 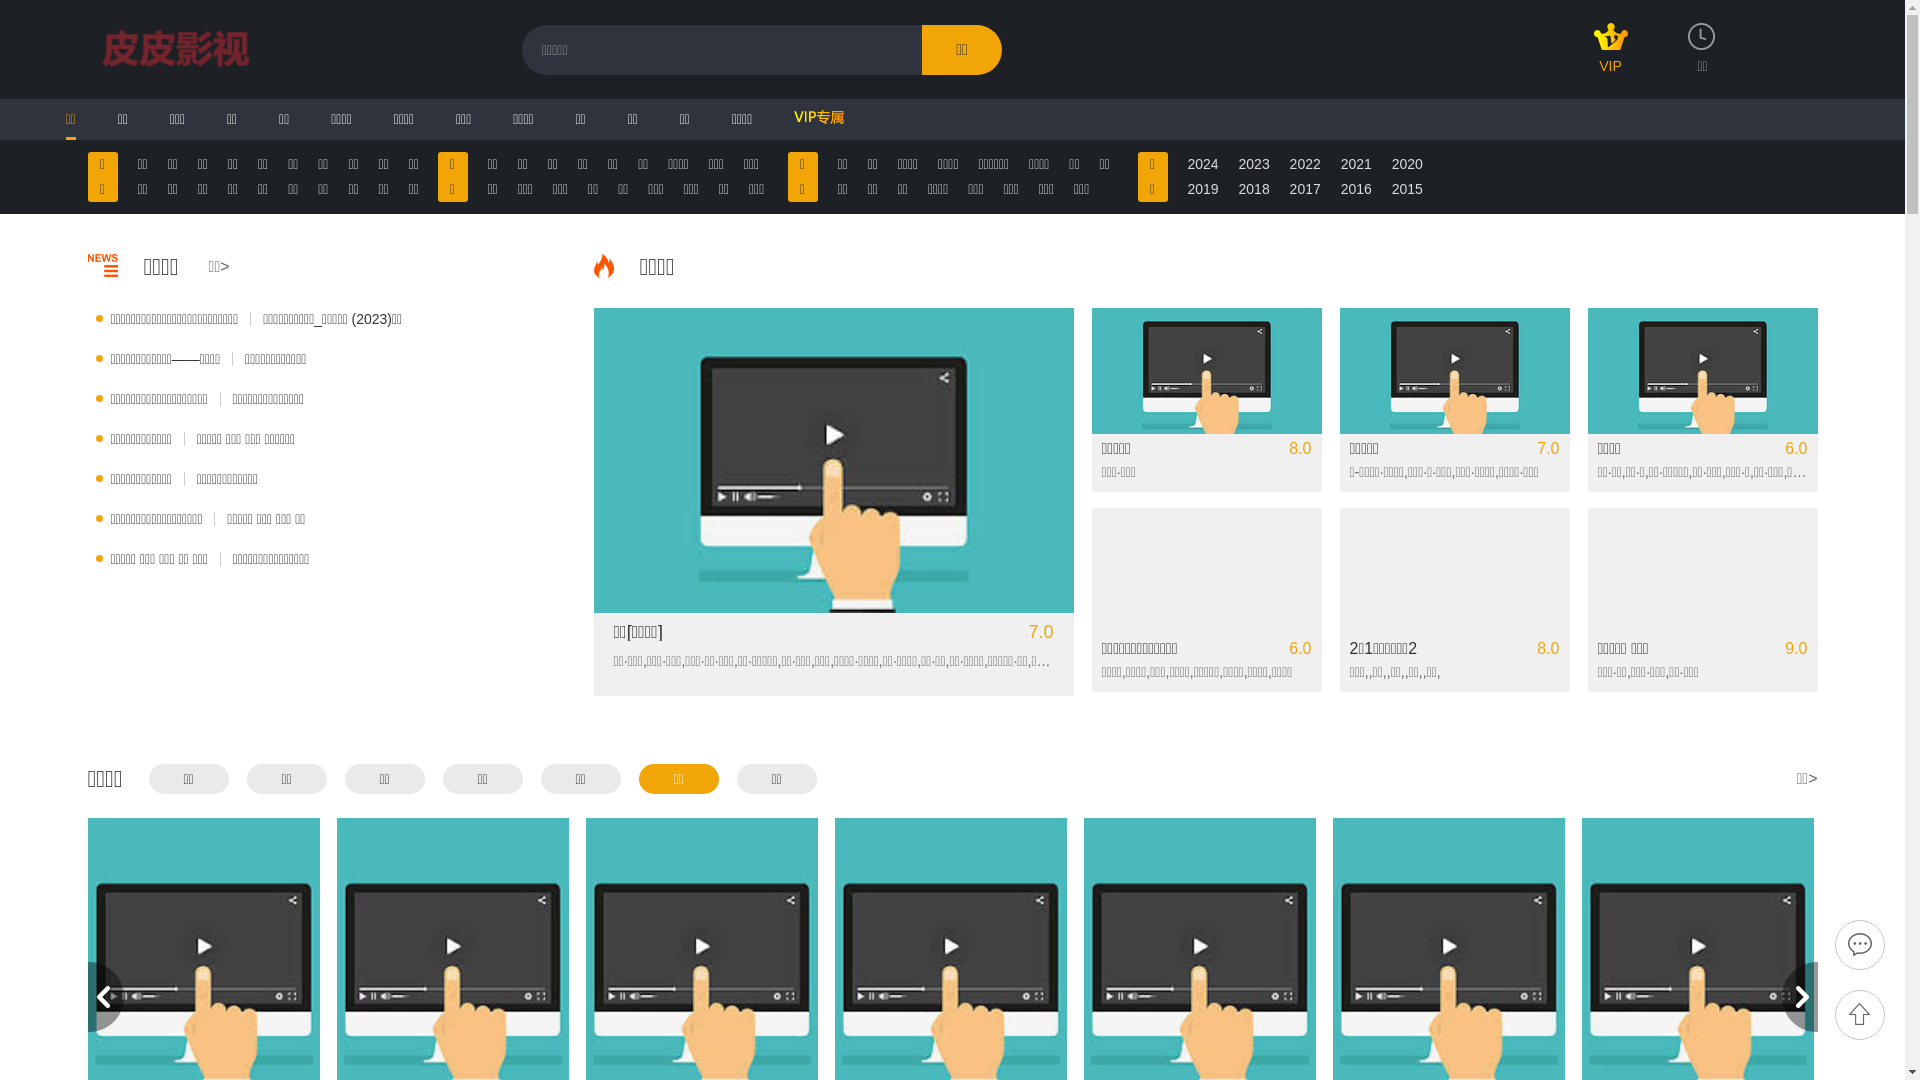 What do you see at coordinates (1611, 56) in the screenshot?
I see `'VIP'` at bounding box center [1611, 56].